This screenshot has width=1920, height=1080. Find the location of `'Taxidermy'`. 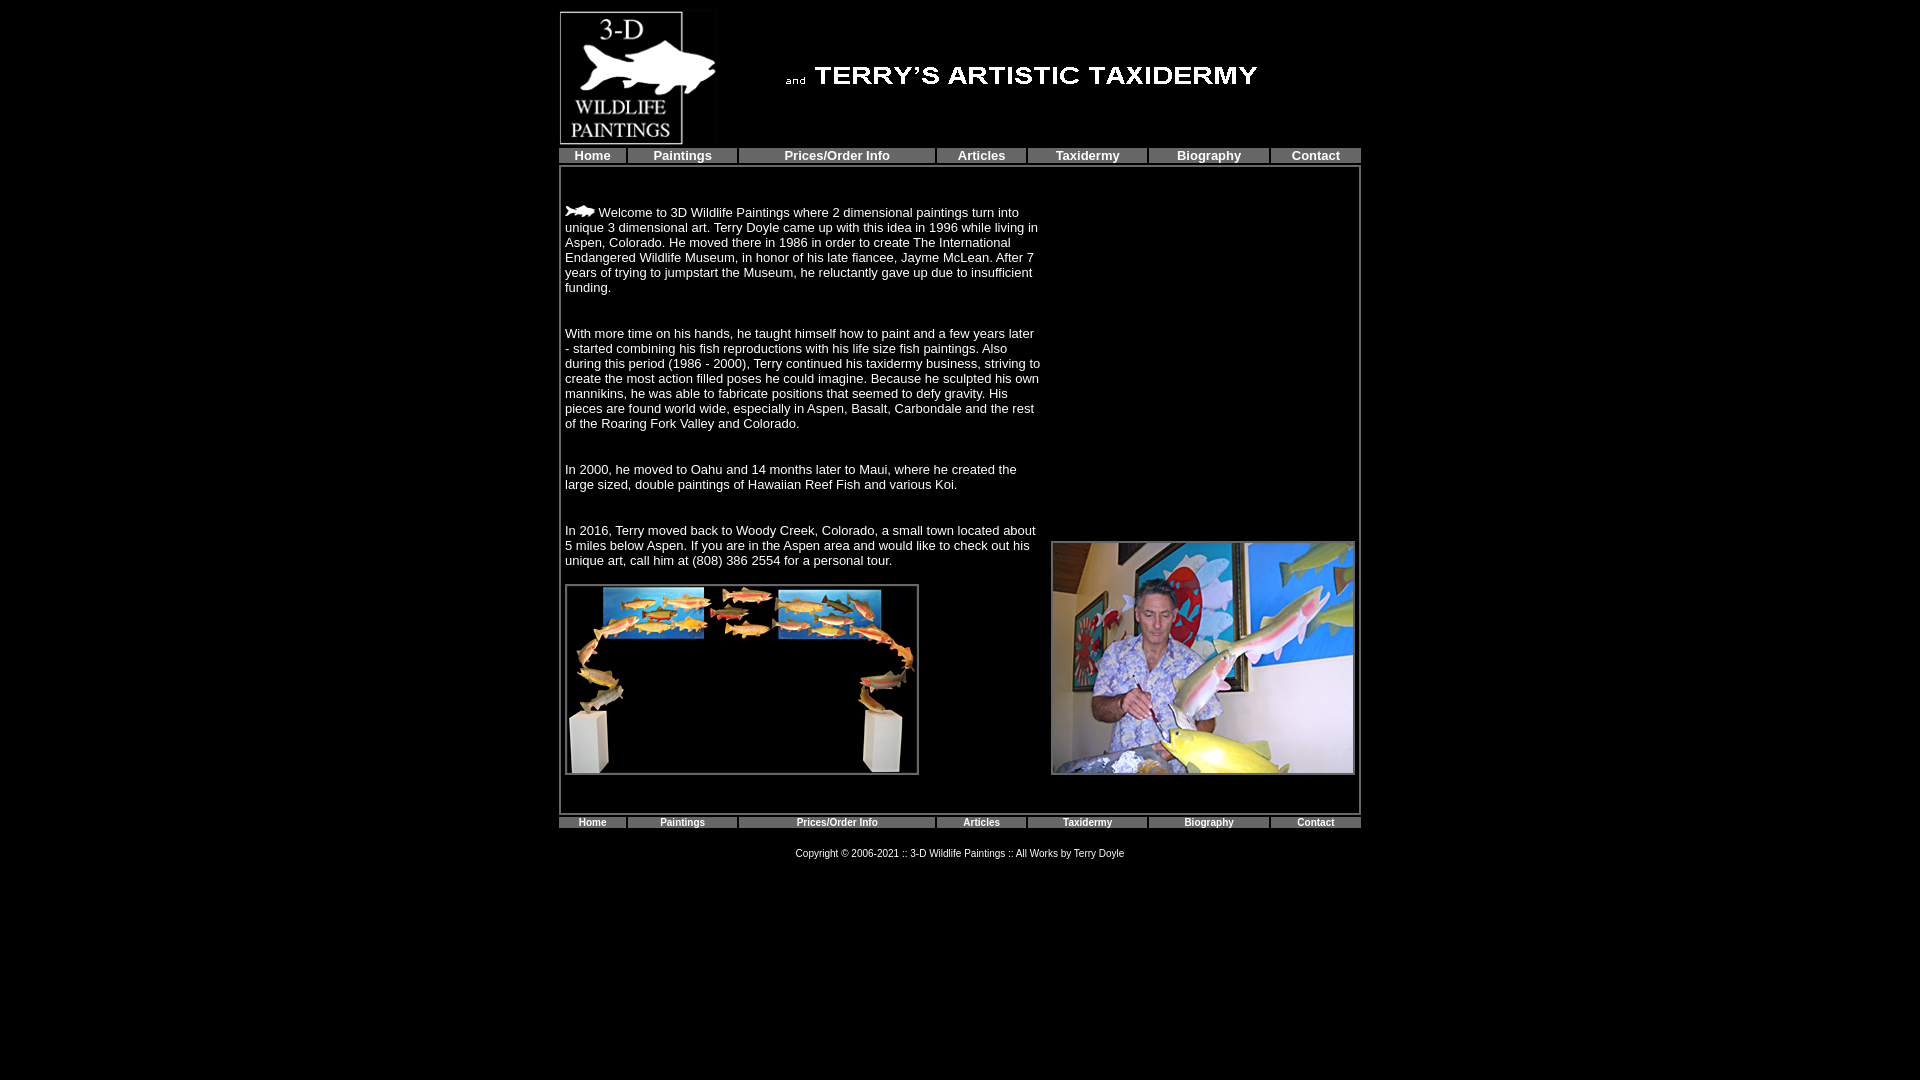

'Taxidermy' is located at coordinates (1086, 820).